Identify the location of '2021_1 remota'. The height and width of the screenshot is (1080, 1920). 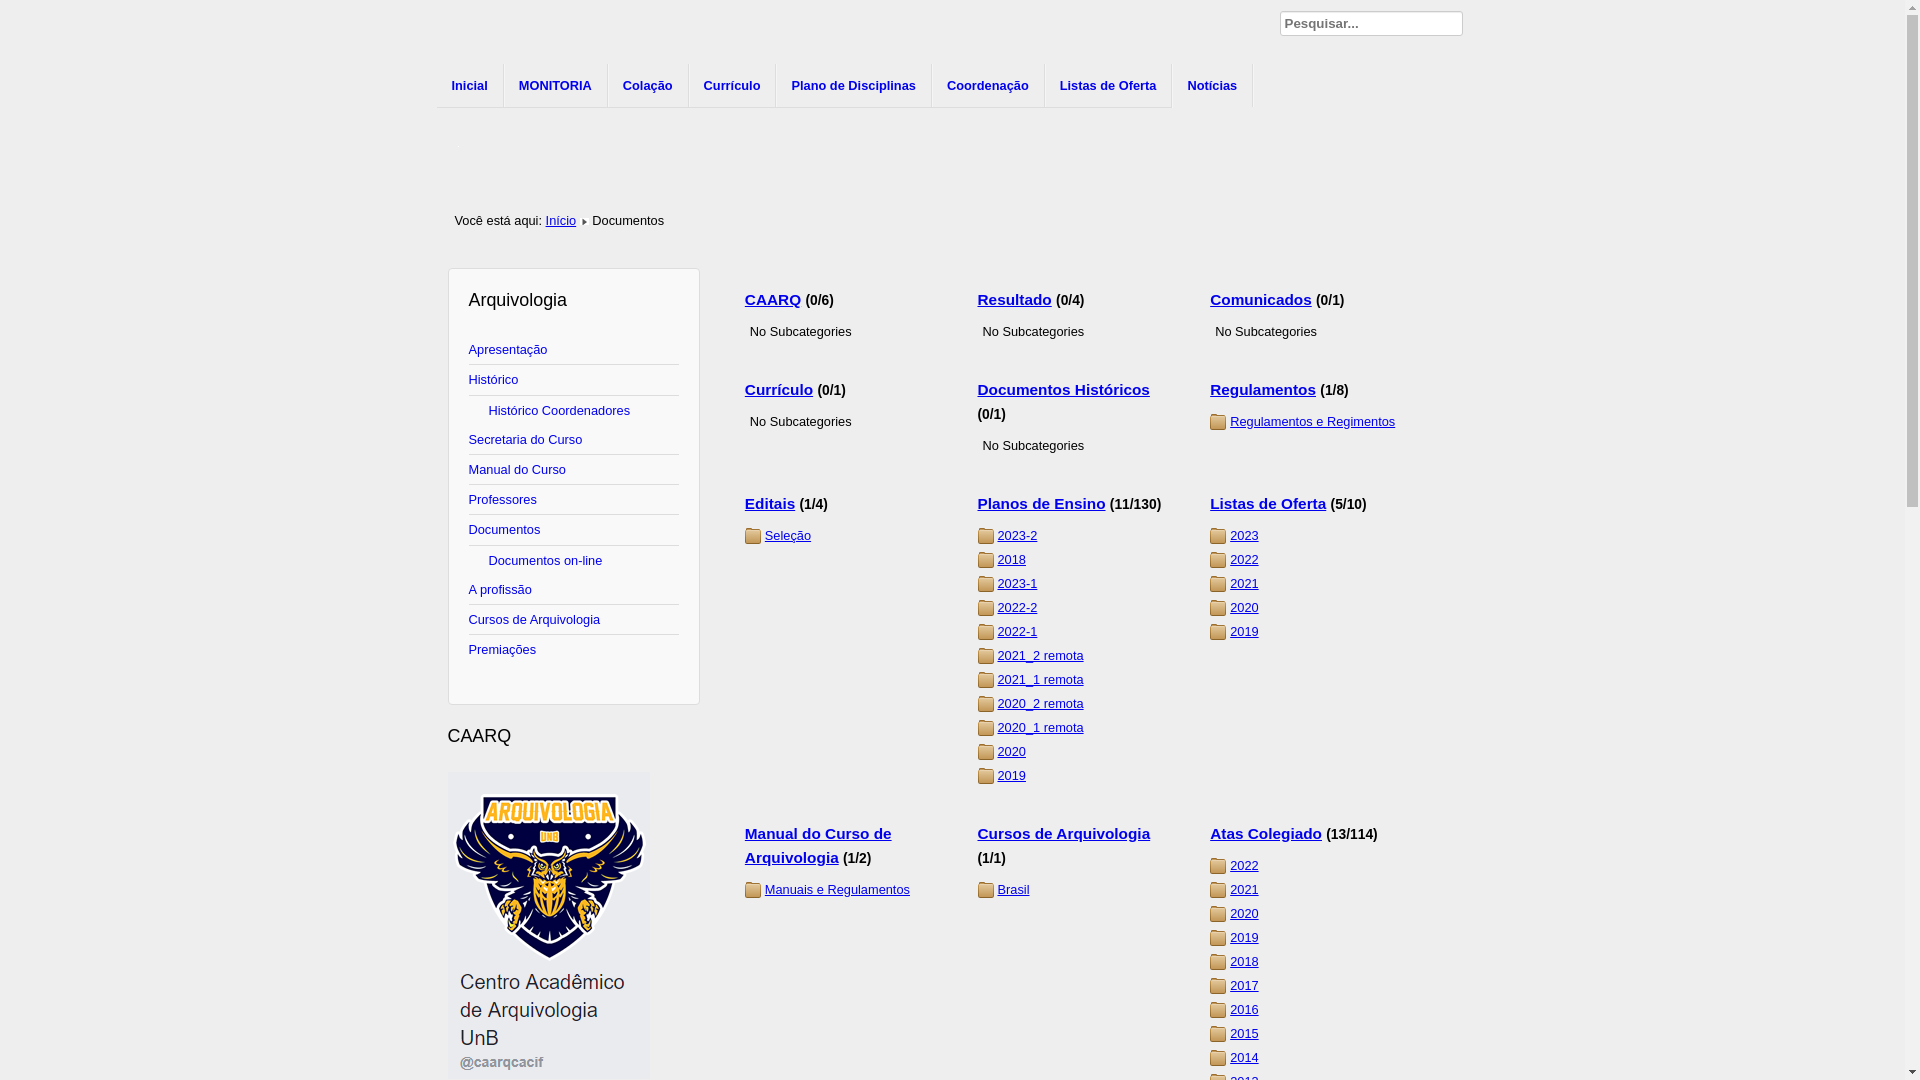
(1040, 678).